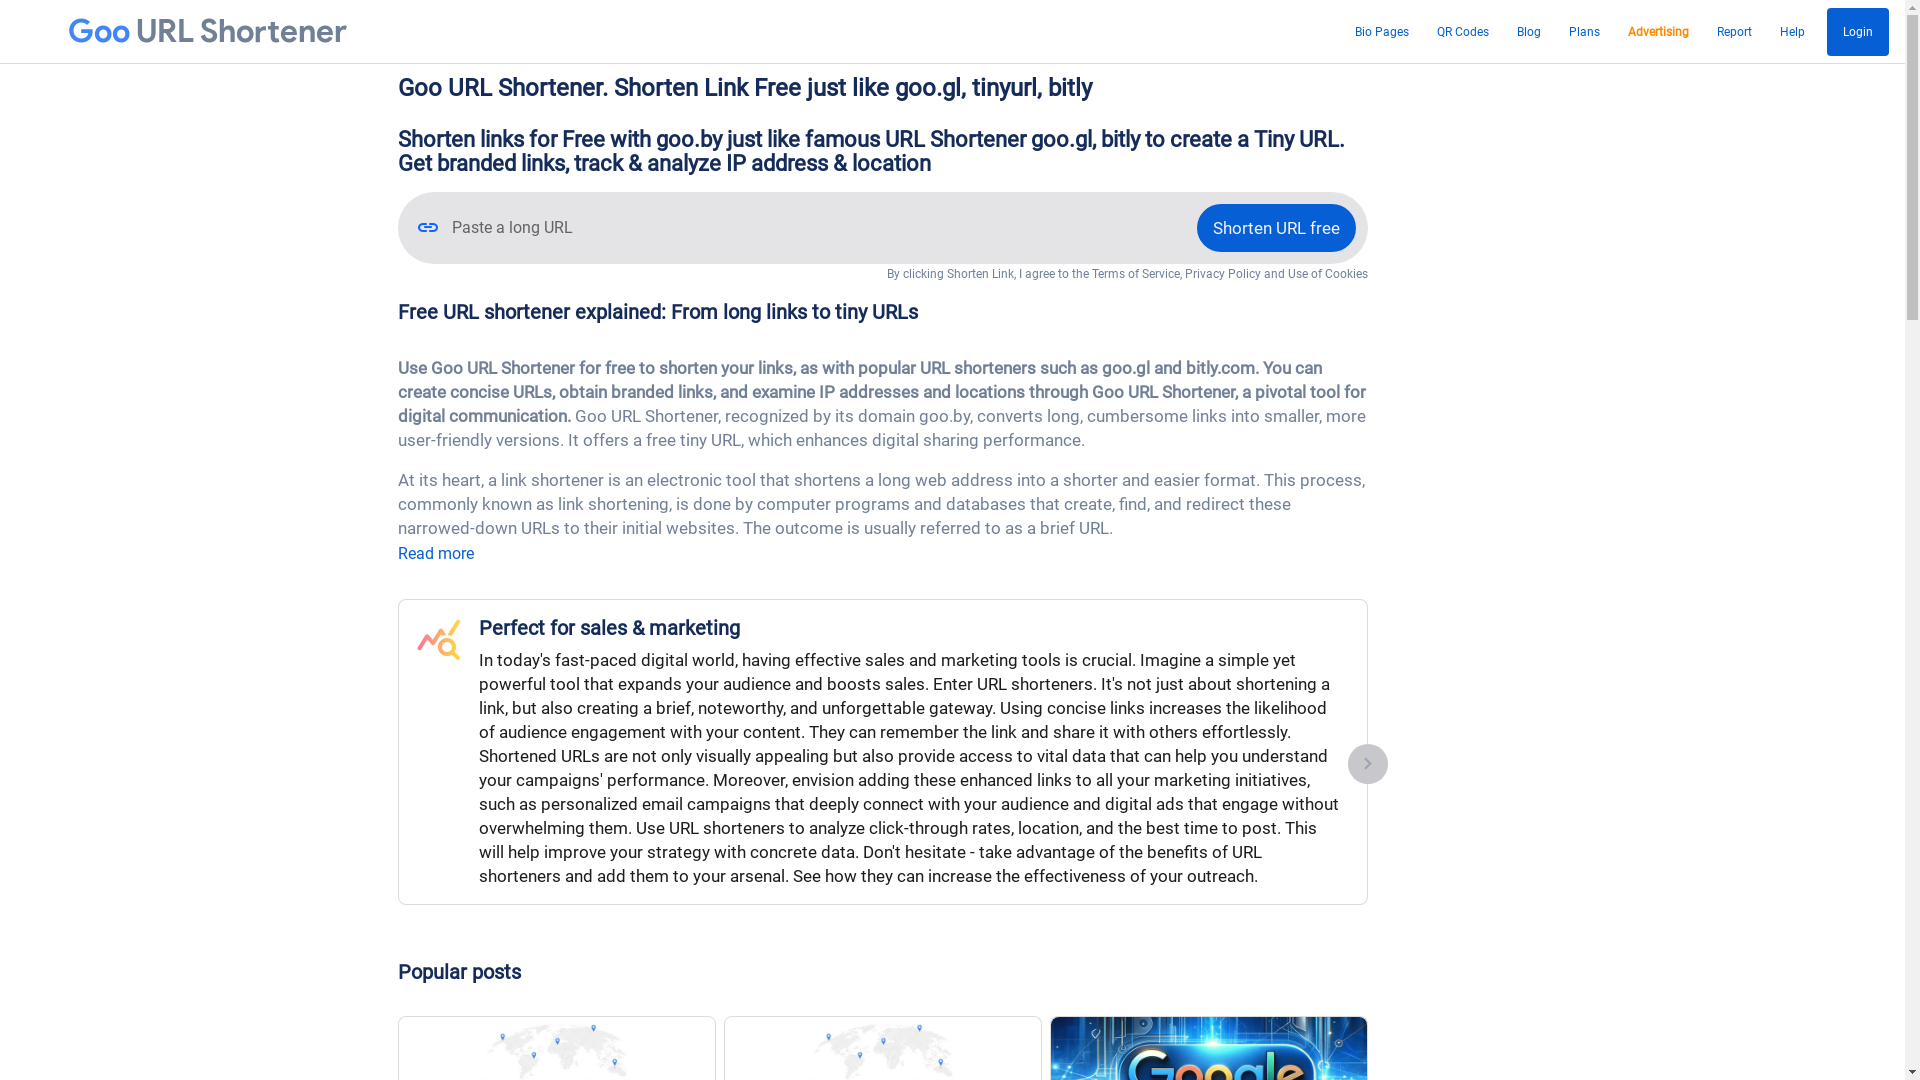 This screenshot has height=1080, width=1920. Describe the element at coordinates (1429, 31) in the screenshot. I see `'QR Codes'` at that location.